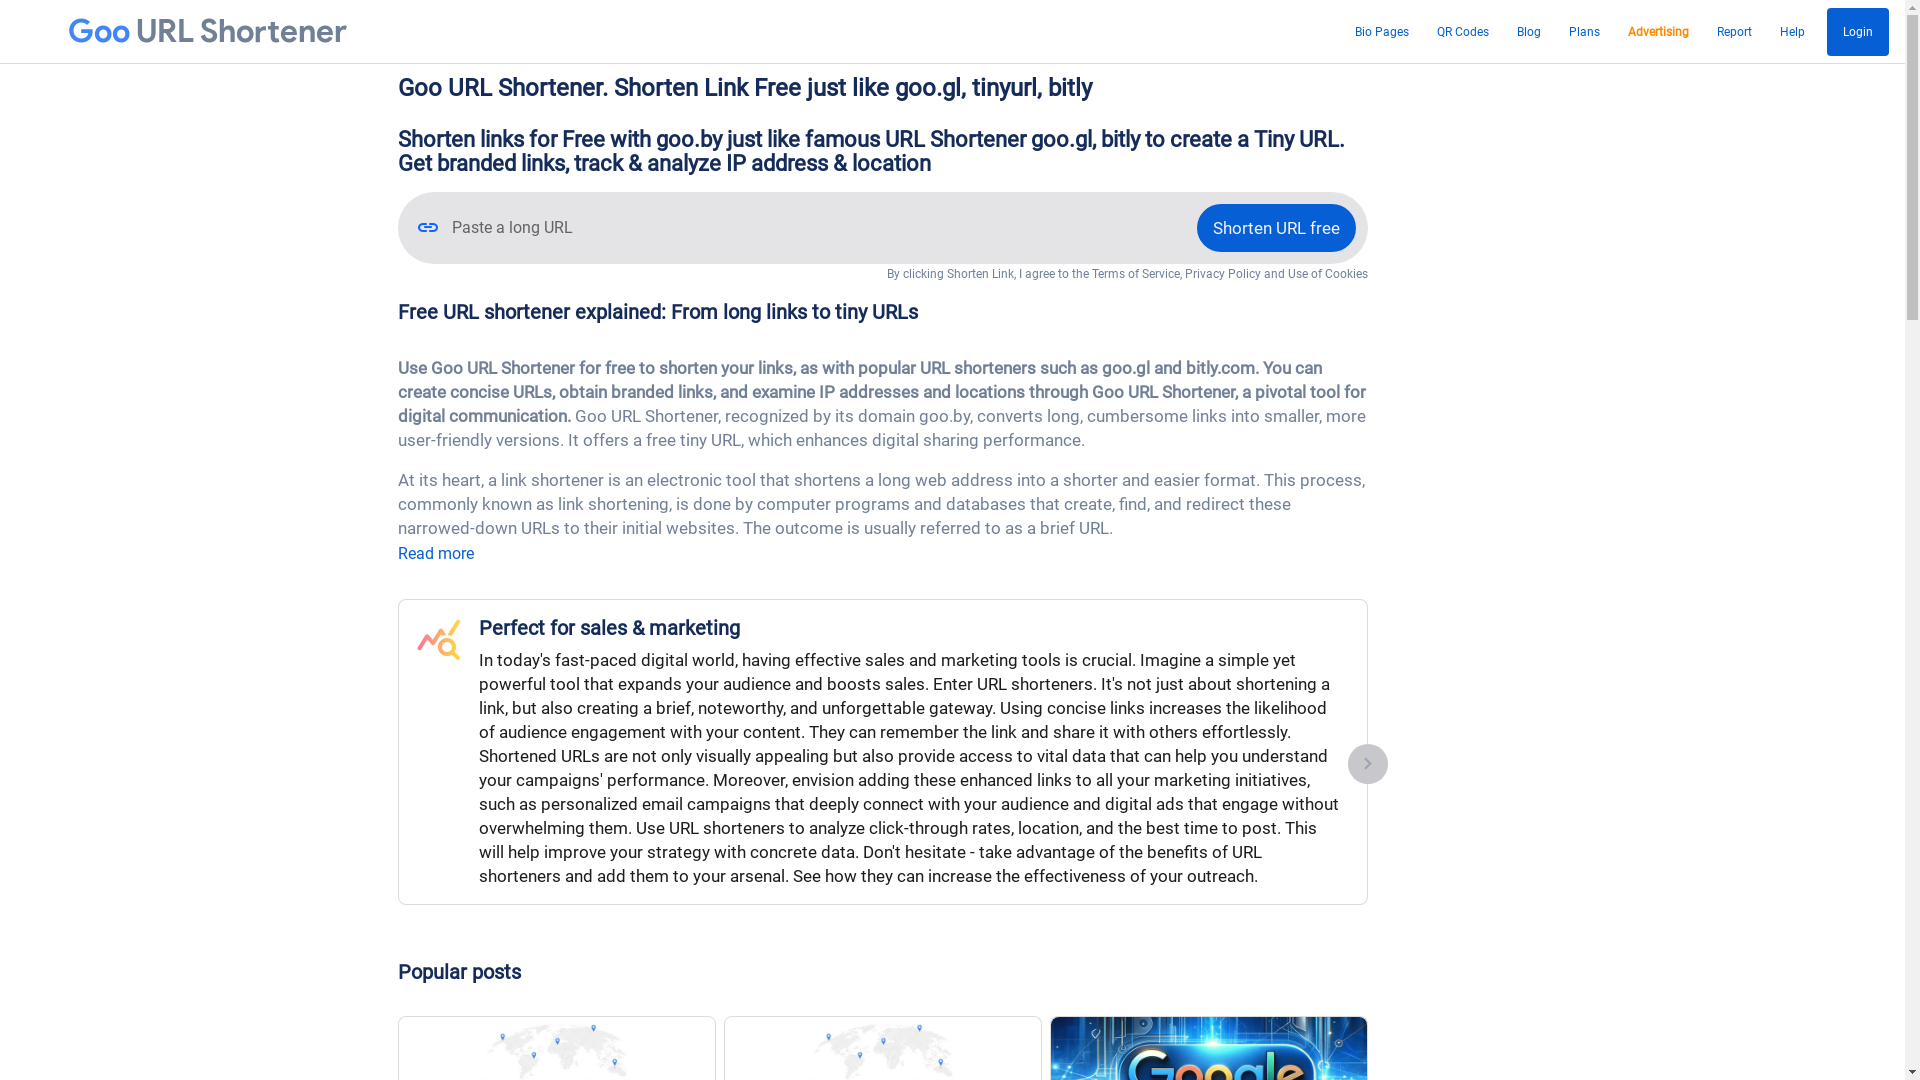 This screenshot has height=1080, width=1920. Describe the element at coordinates (1429, 31) in the screenshot. I see `'QR Codes'` at that location.